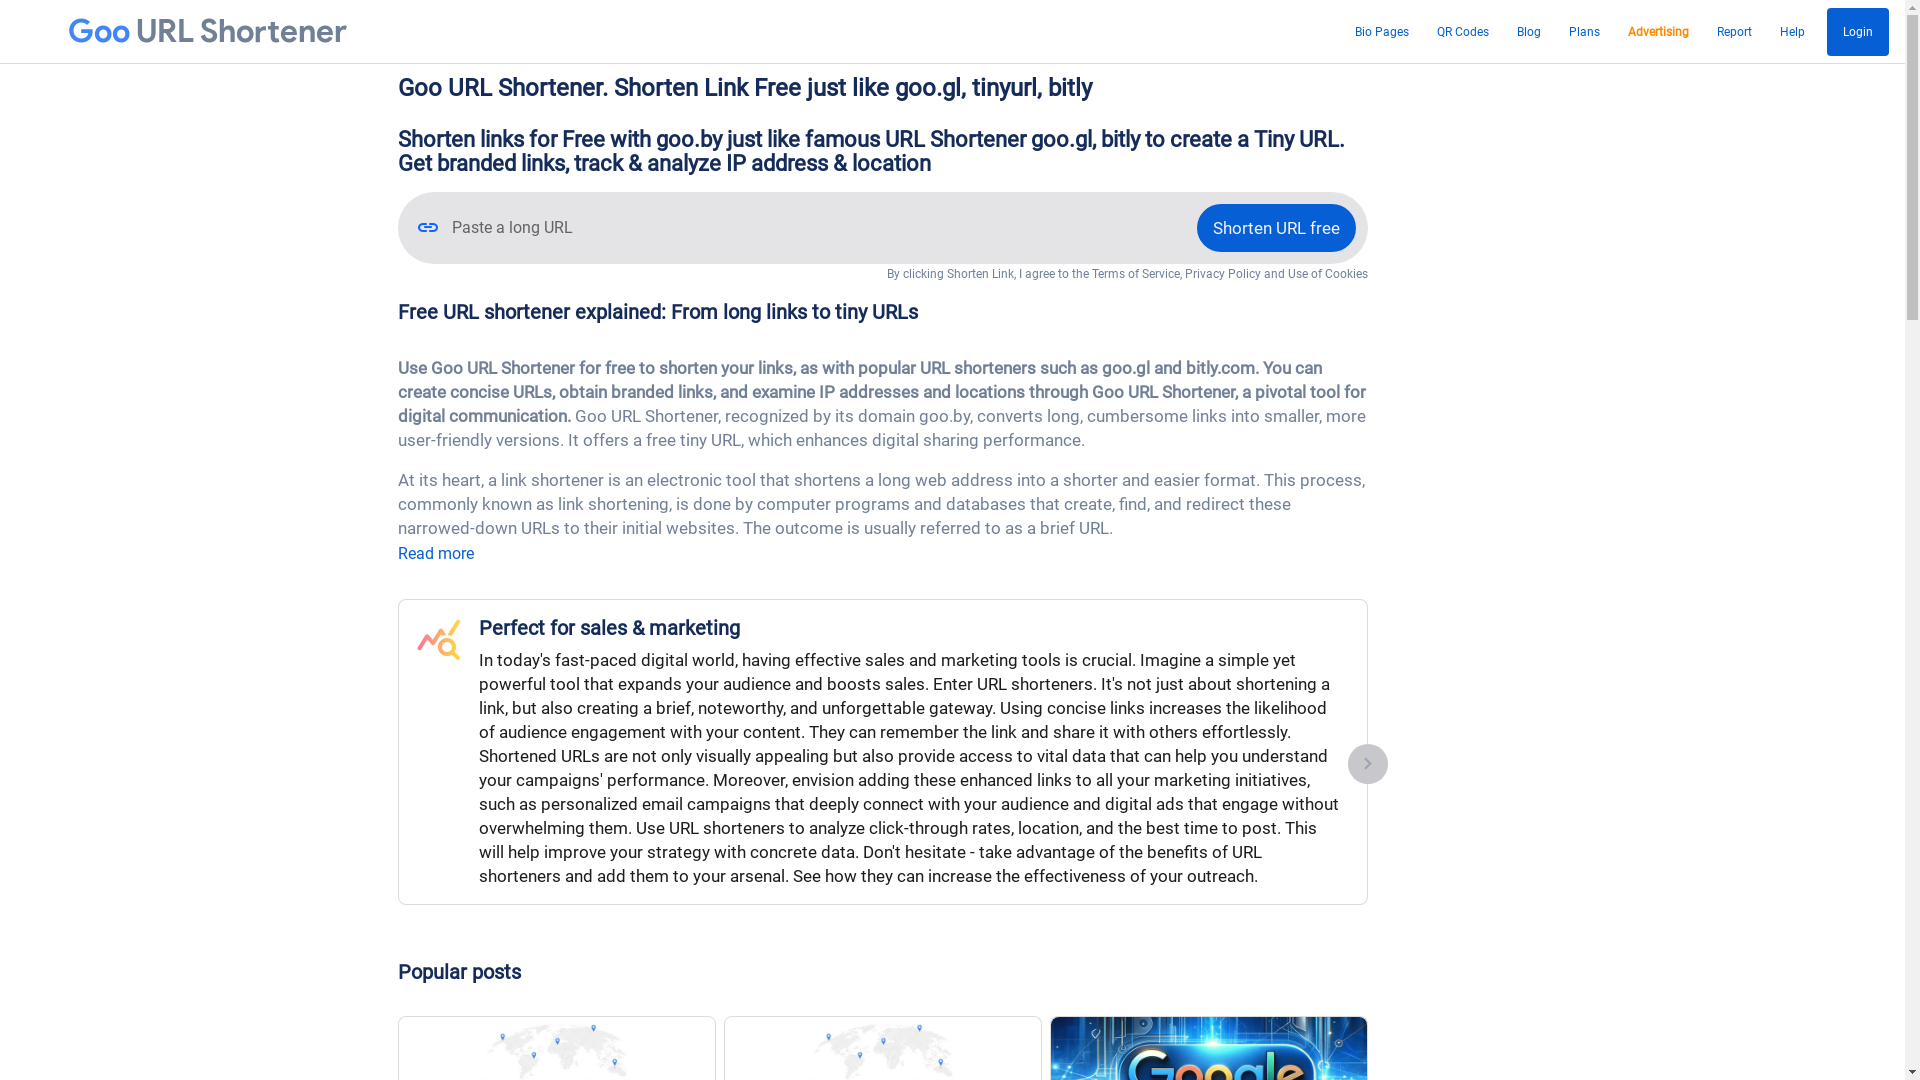 This screenshot has height=1080, width=1920. Describe the element at coordinates (1429, 31) in the screenshot. I see `'QR Codes'` at that location.